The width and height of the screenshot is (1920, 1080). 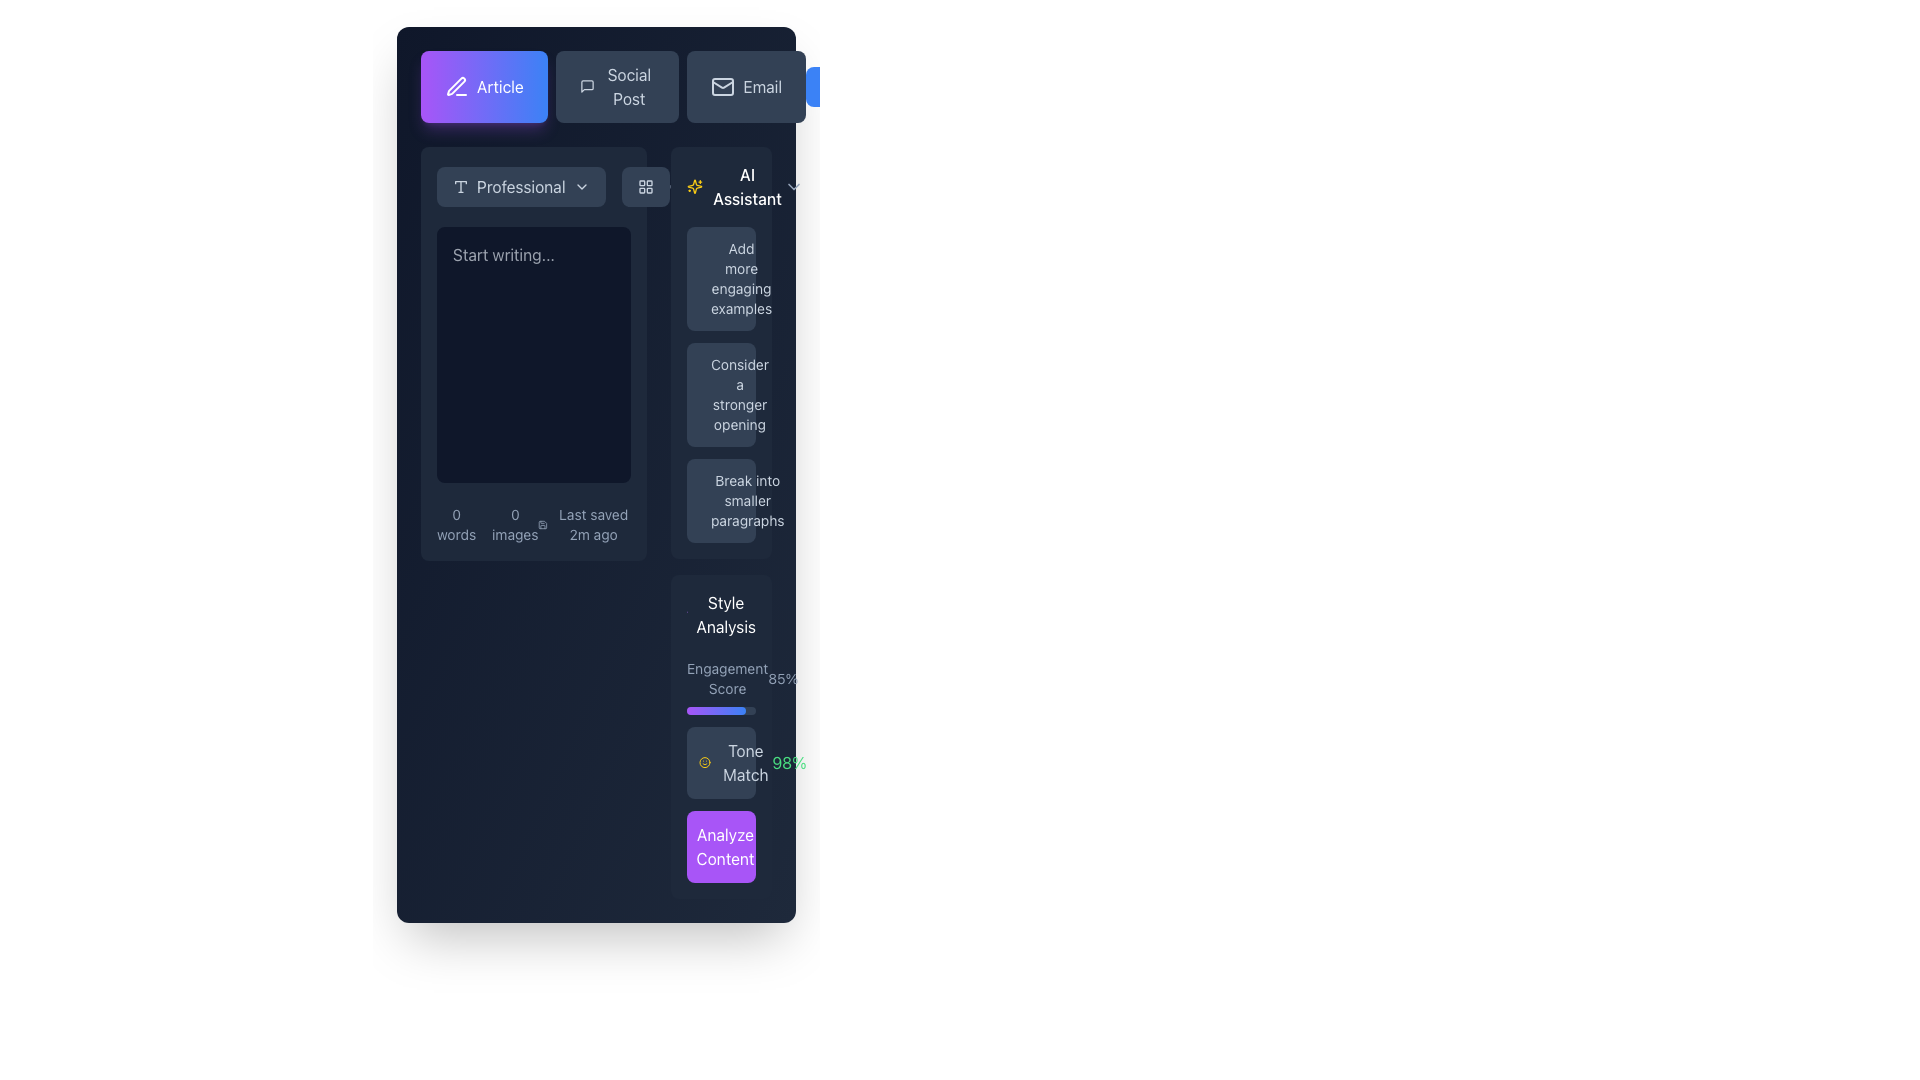 I want to click on the decorative UI component representing an envelope, which is positioned in the top navigation bar, between the 'Social Post' button and other navigation options, so click(x=722, y=86).